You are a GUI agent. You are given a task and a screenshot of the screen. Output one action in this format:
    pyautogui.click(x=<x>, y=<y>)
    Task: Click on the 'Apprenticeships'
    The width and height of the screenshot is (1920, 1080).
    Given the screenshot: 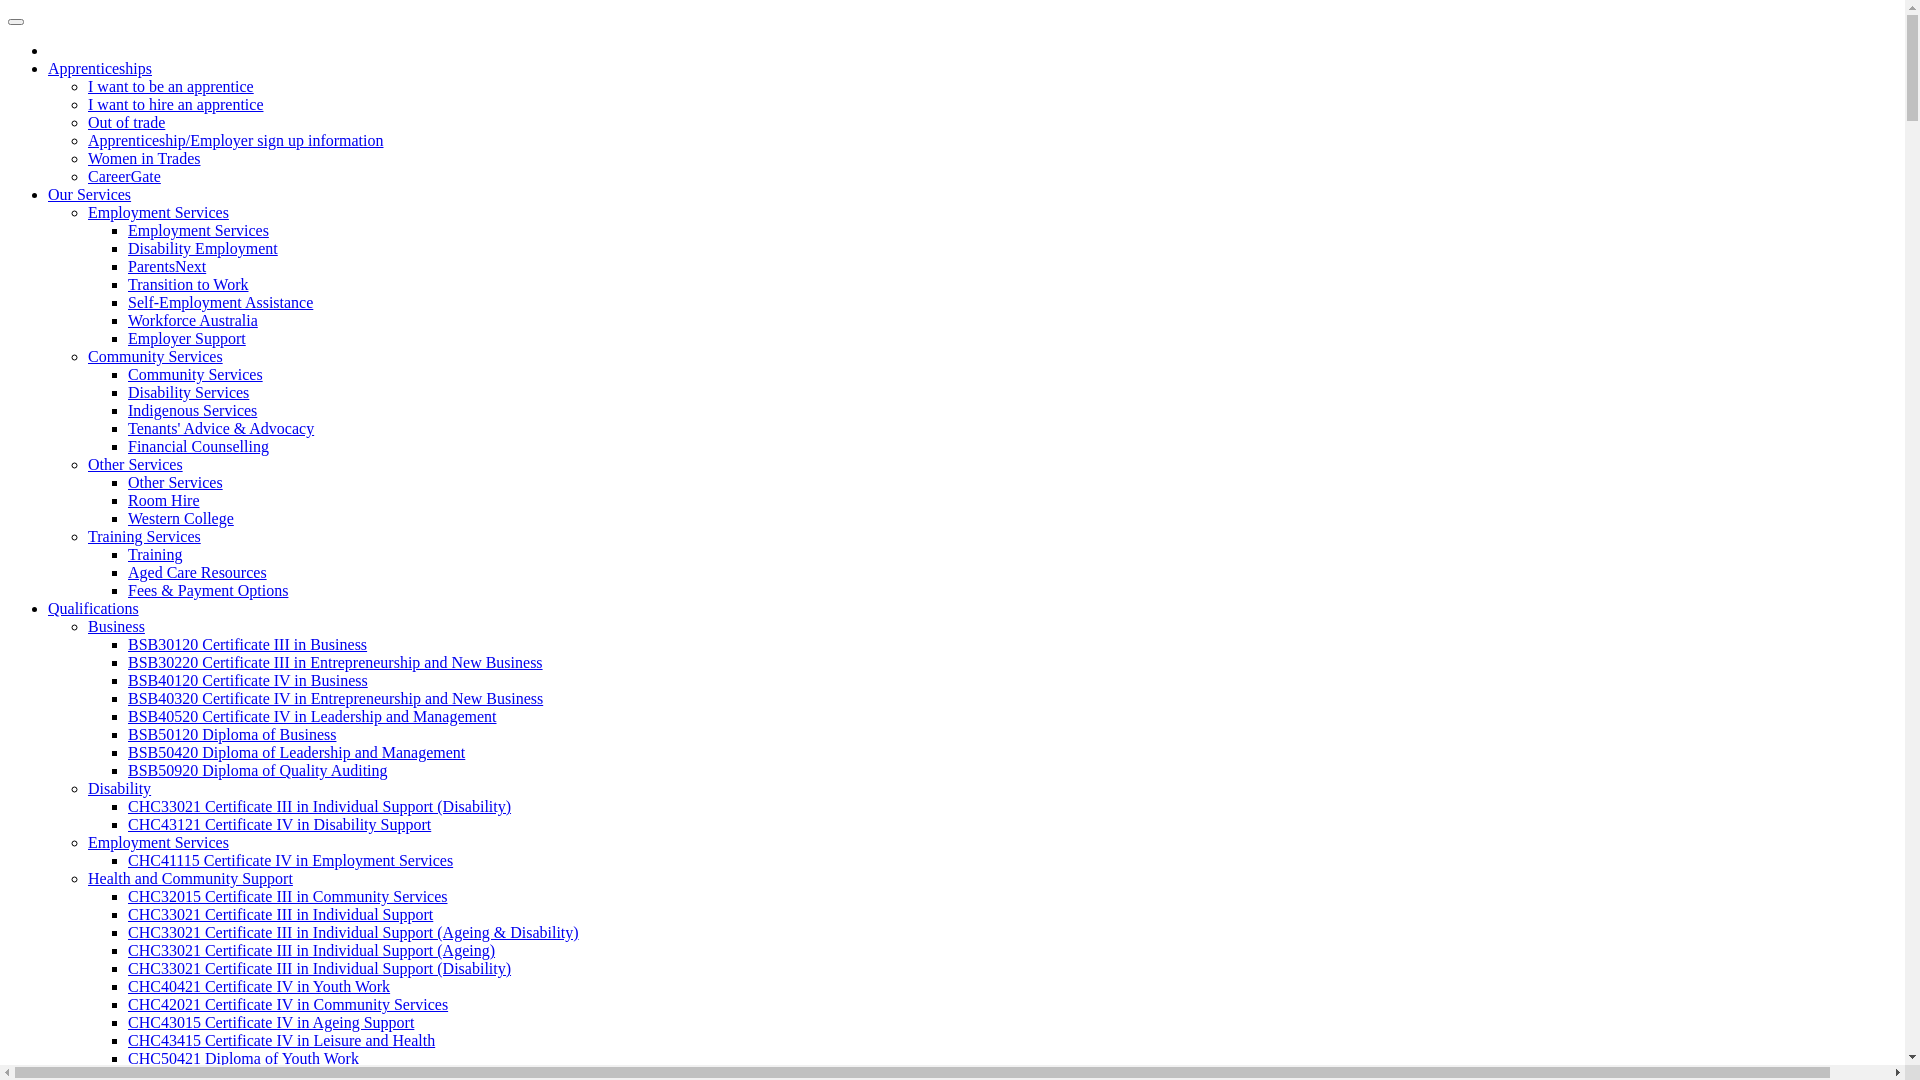 What is the action you would take?
    pyautogui.click(x=99, y=67)
    